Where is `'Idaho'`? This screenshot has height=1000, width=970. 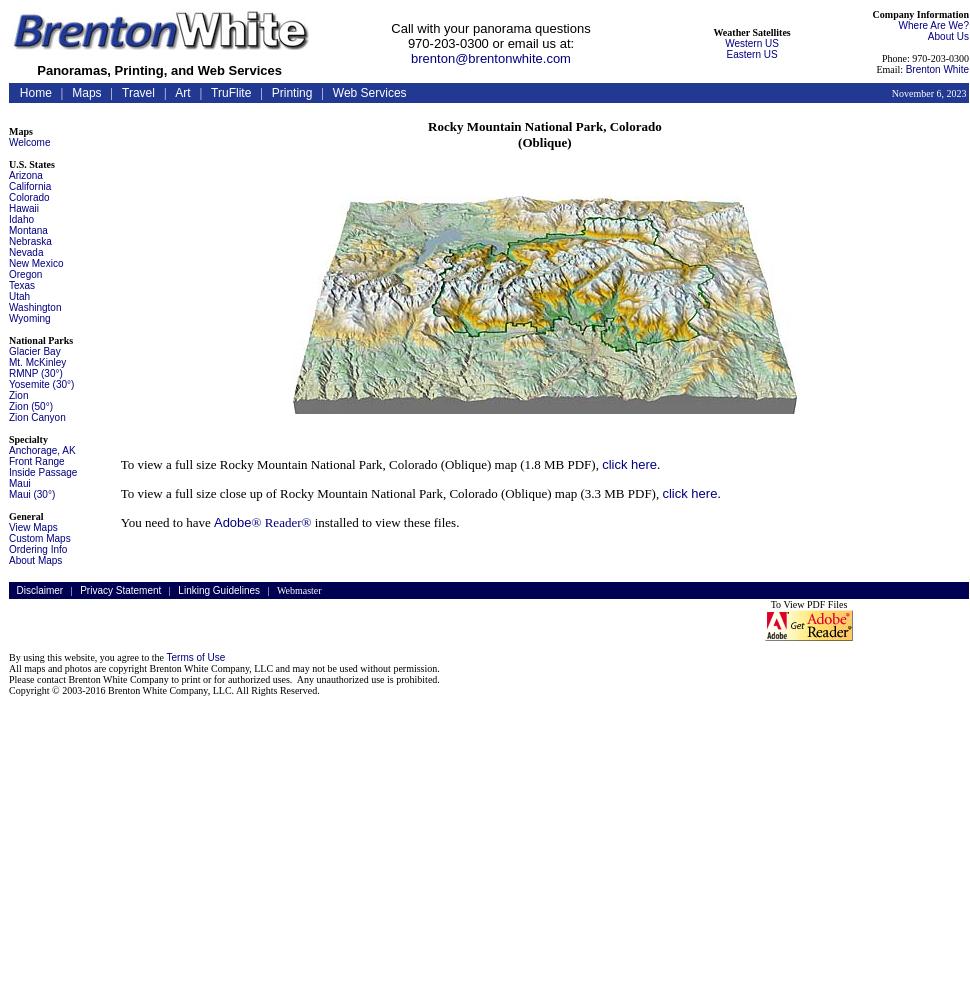 'Idaho' is located at coordinates (21, 218).